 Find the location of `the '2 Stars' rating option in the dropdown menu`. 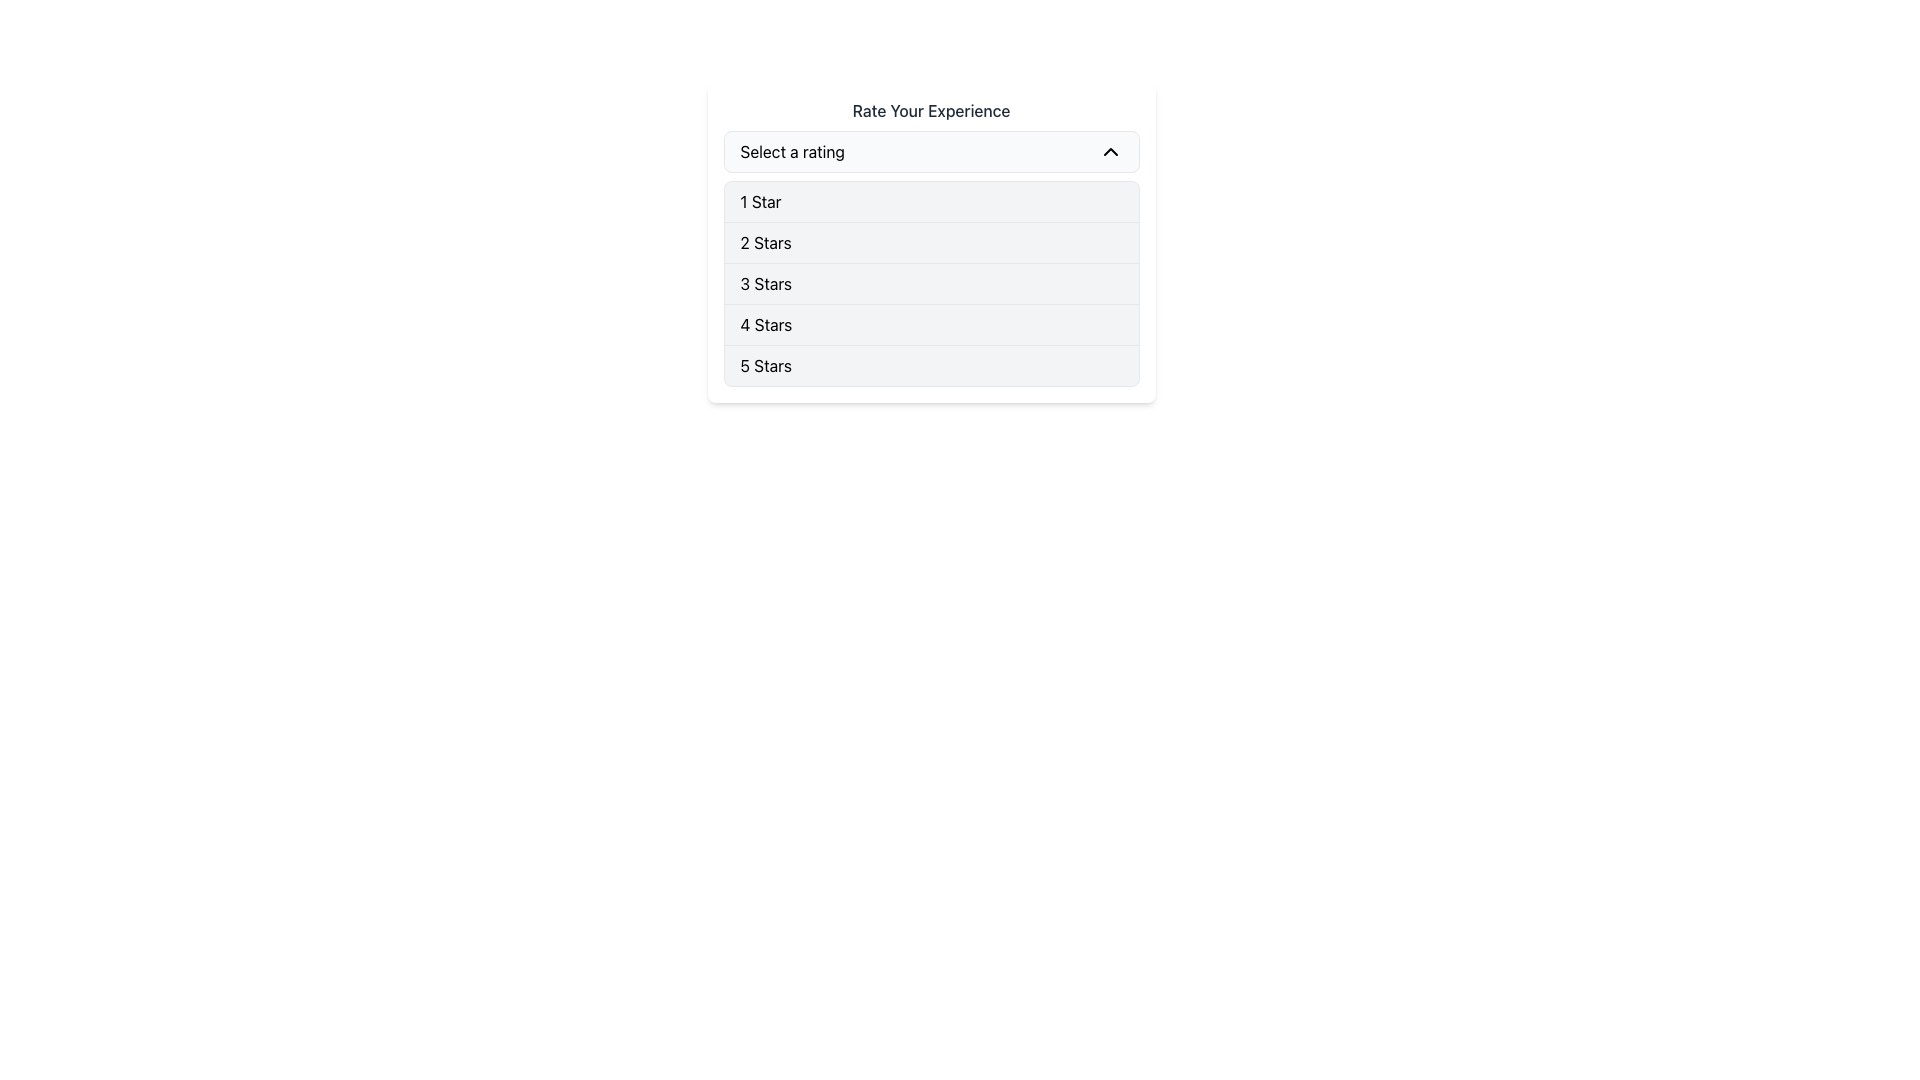

the '2 Stars' rating option in the dropdown menu is located at coordinates (765, 242).